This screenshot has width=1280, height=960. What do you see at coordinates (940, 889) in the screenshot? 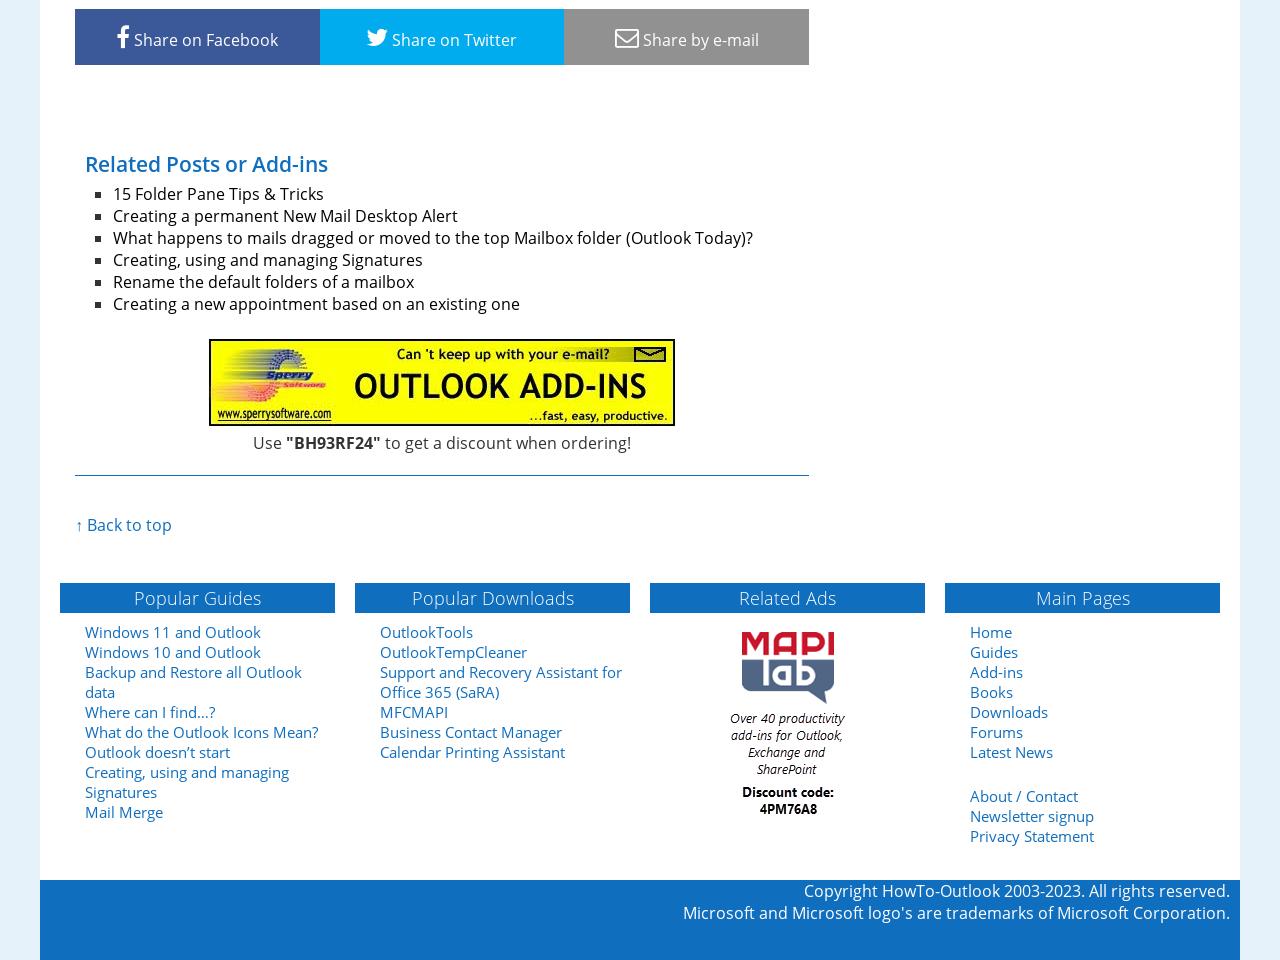
I see `'HowTo-Outlook'` at bounding box center [940, 889].